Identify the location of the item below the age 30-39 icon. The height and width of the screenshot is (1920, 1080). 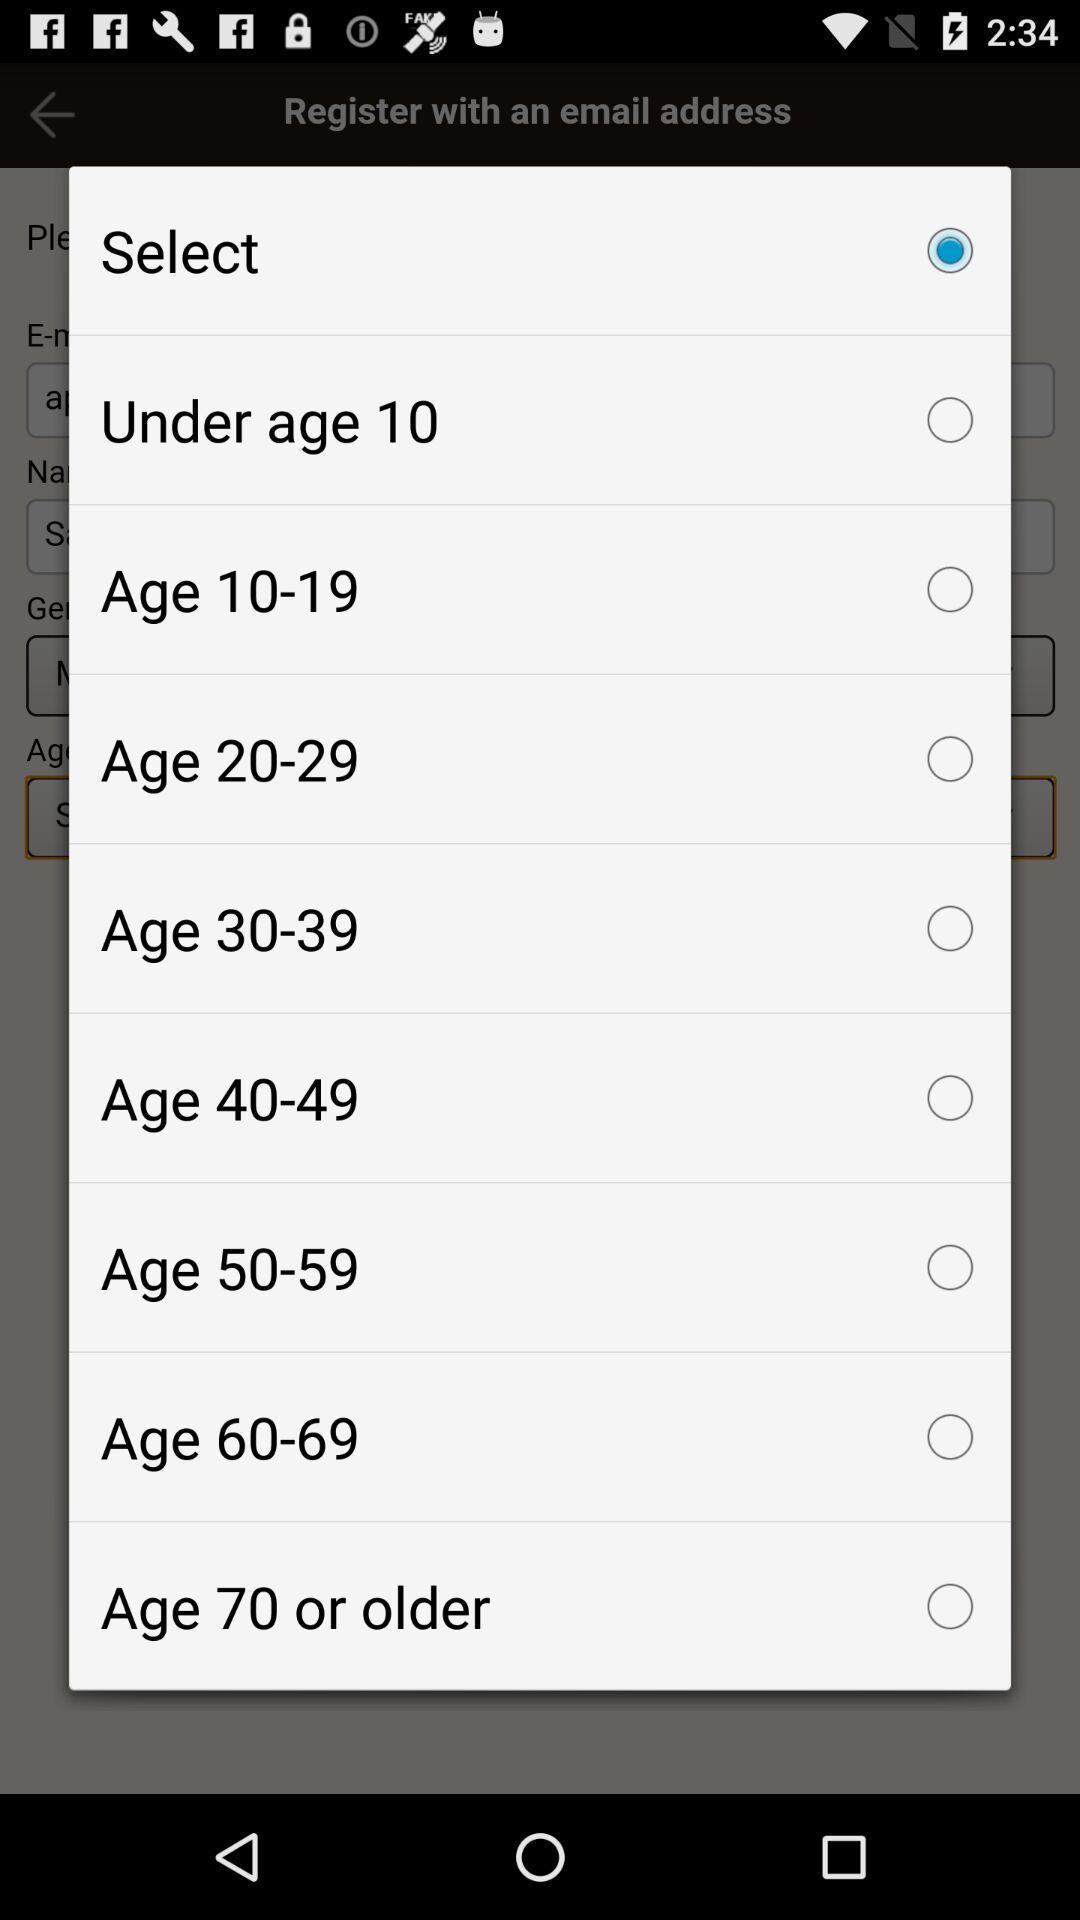
(540, 1097).